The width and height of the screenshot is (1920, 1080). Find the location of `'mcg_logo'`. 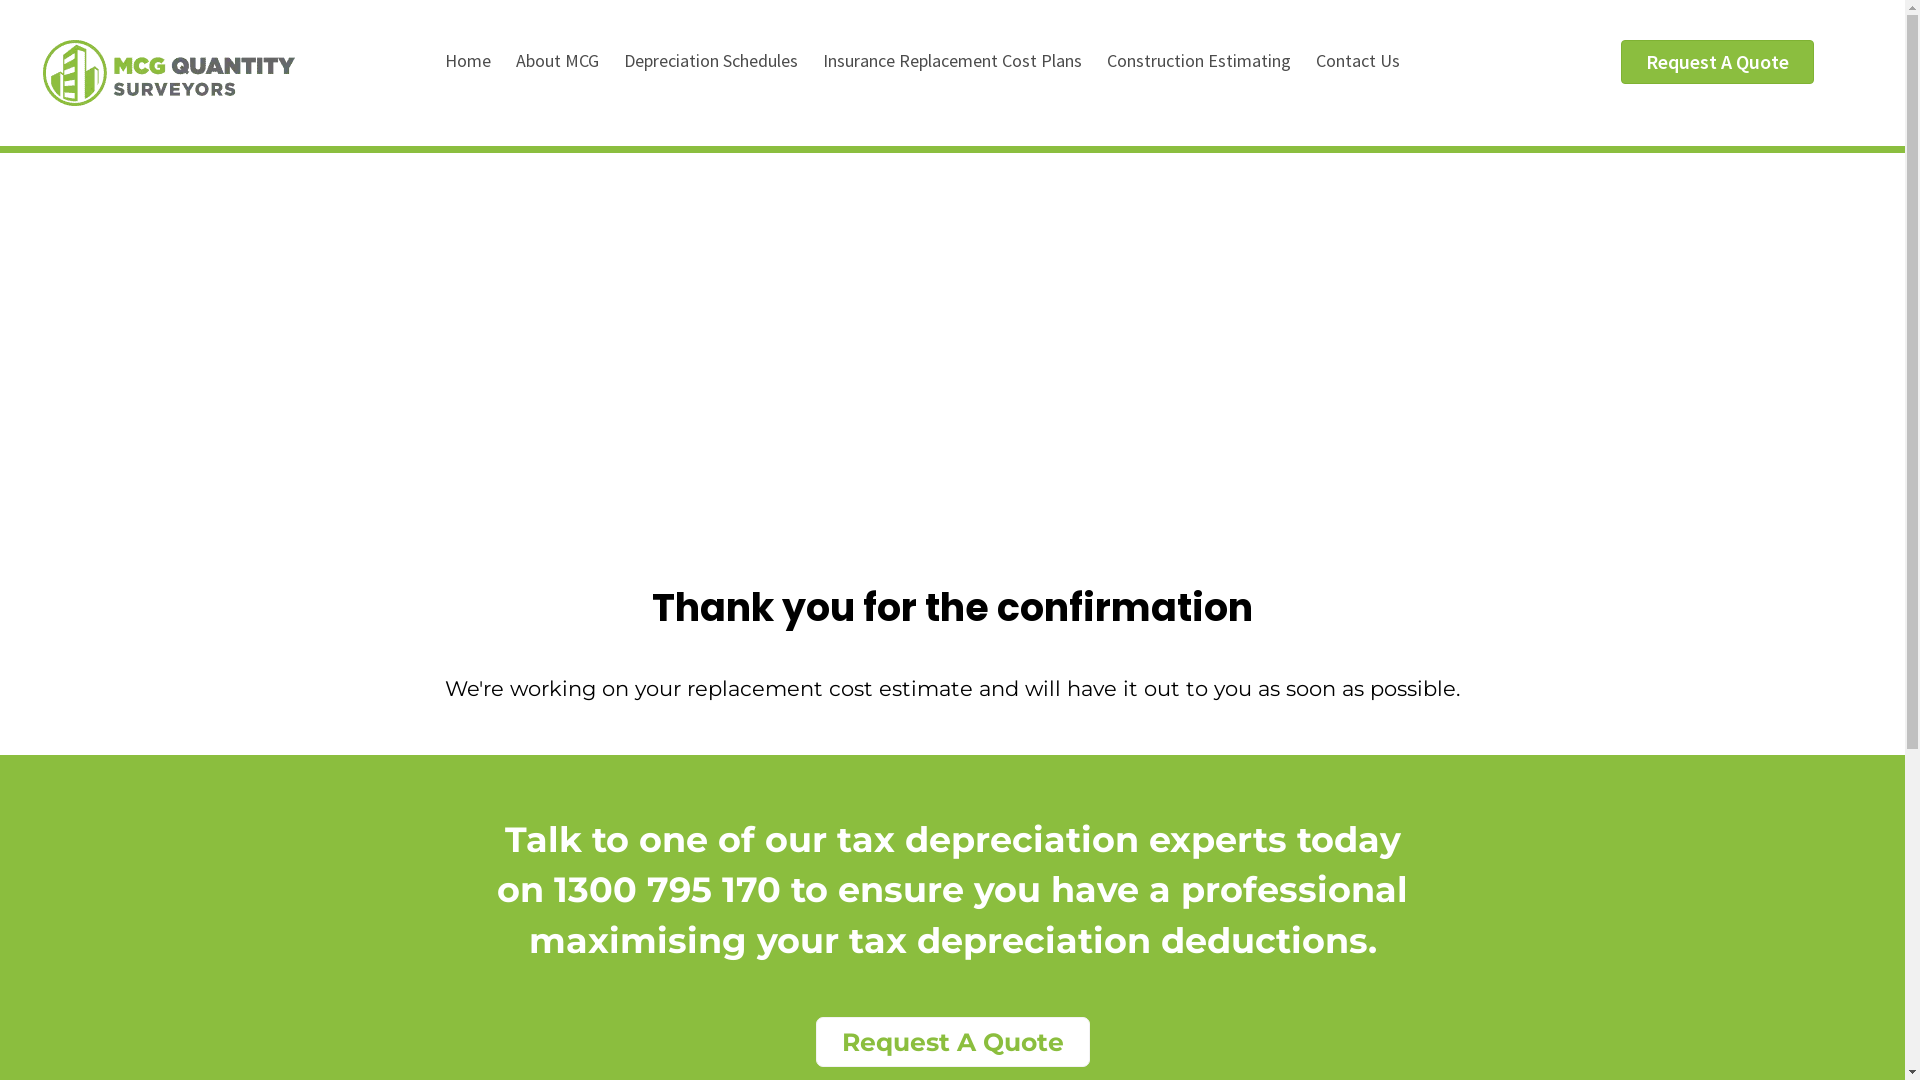

'mcg_logo' is located at coordinates (43, 81).